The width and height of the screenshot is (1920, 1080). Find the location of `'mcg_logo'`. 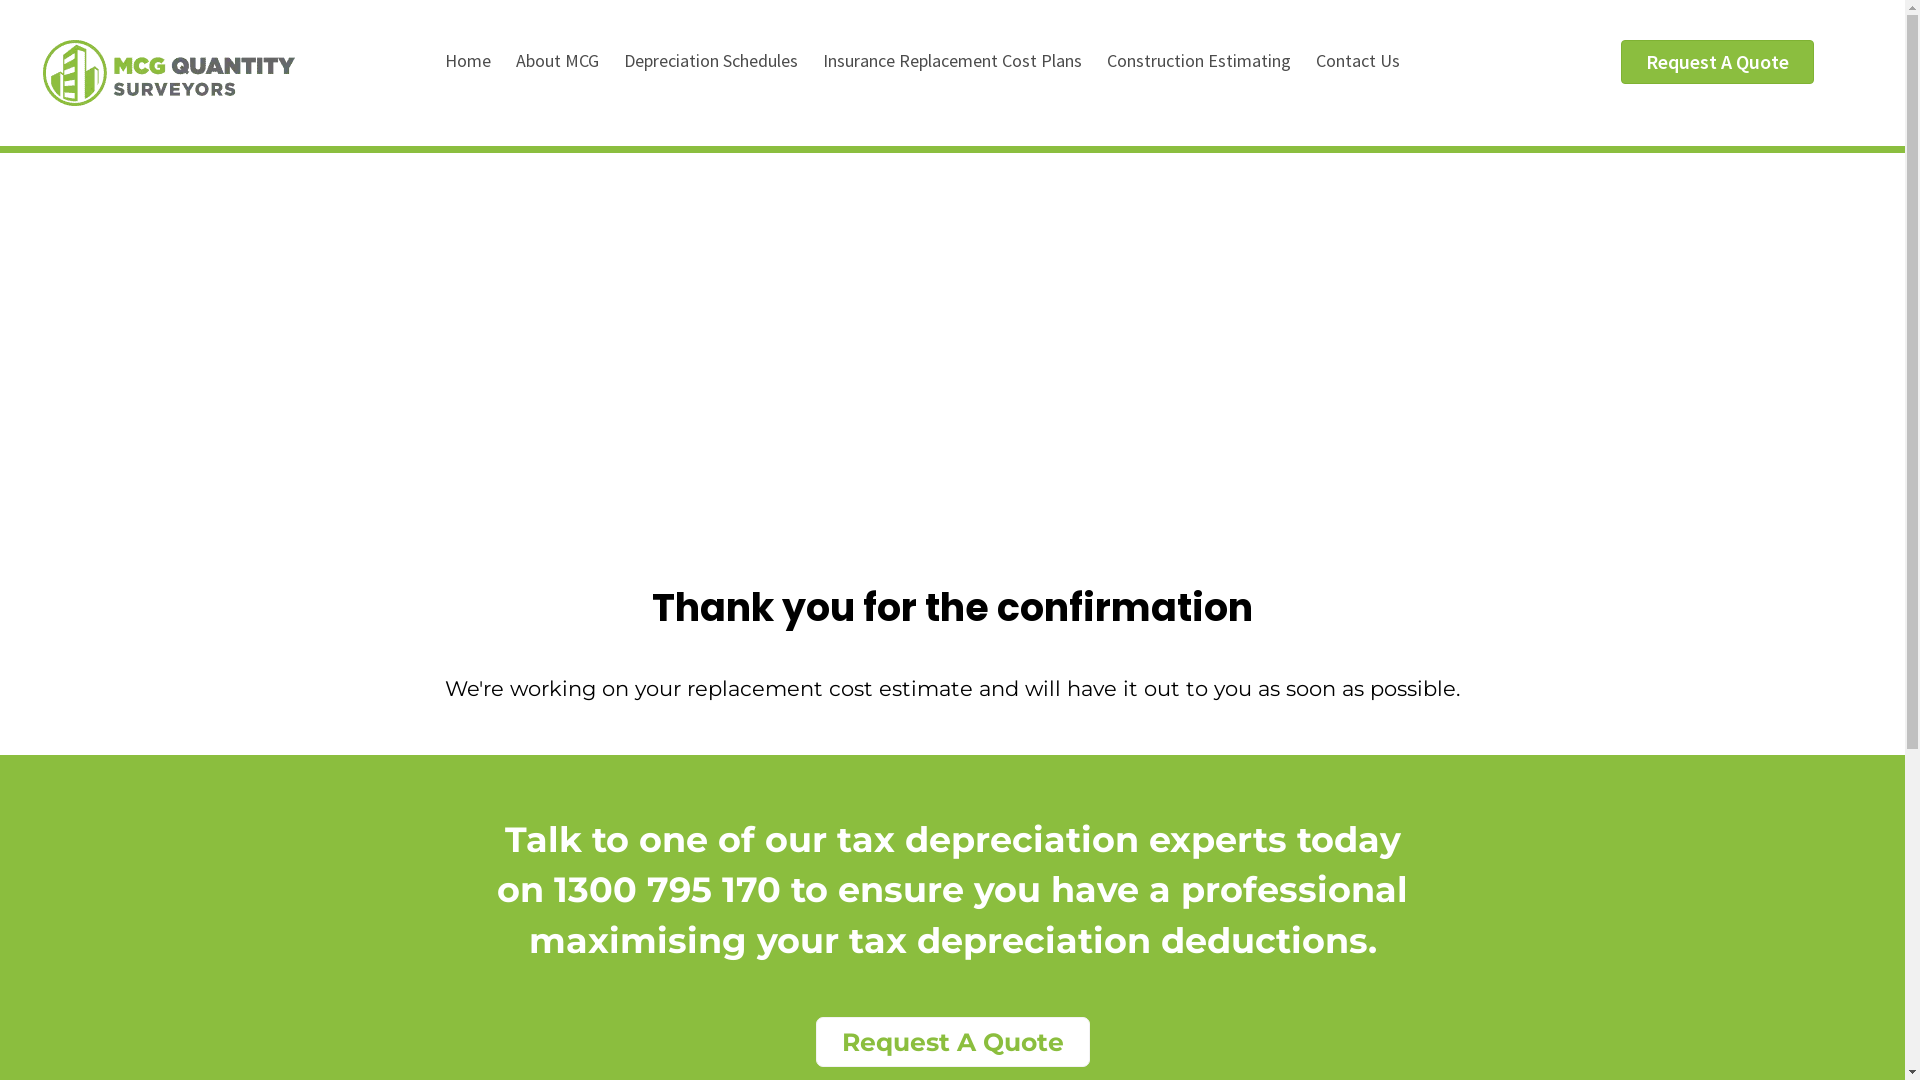

'mcg_logo' is located at coordinates (43, 81).